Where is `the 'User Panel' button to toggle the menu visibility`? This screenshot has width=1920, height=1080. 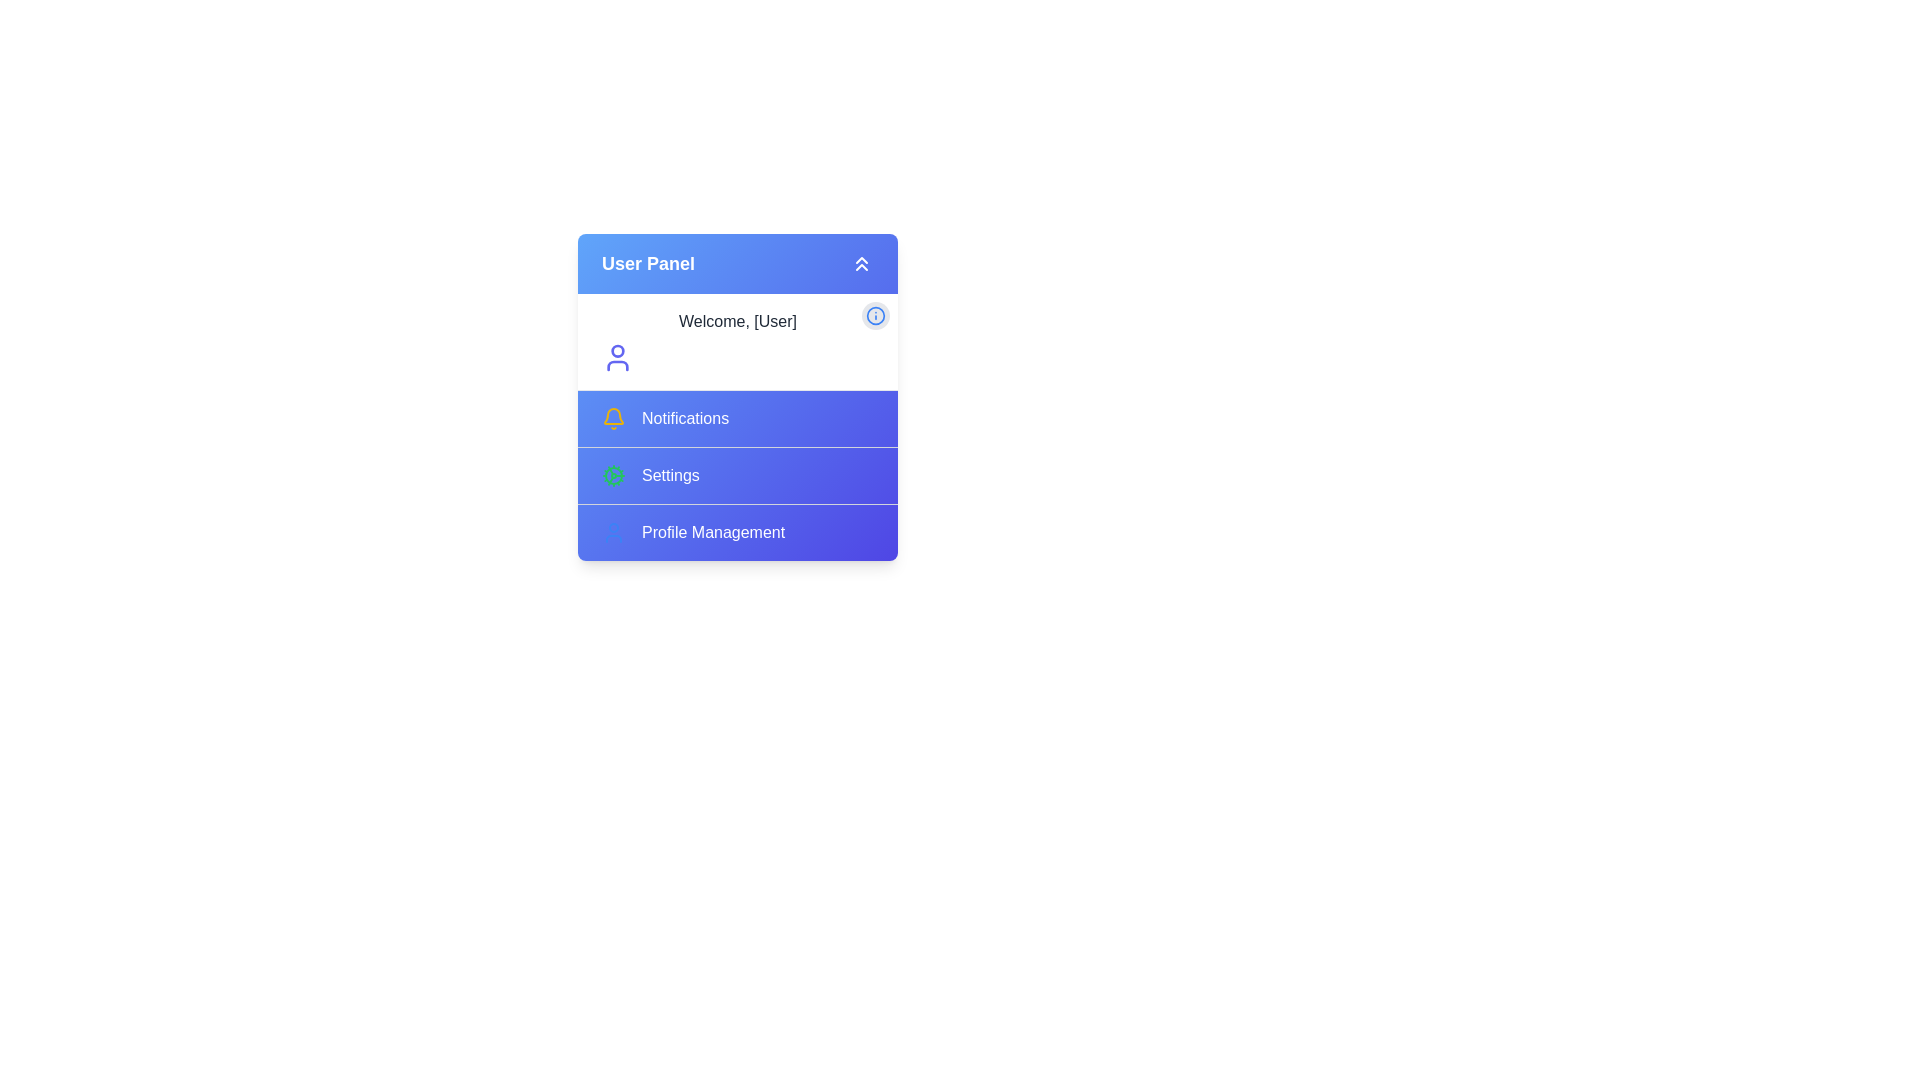 the 'User Panel' button to toggle the menu visibility is located at coordinates (737, 262).